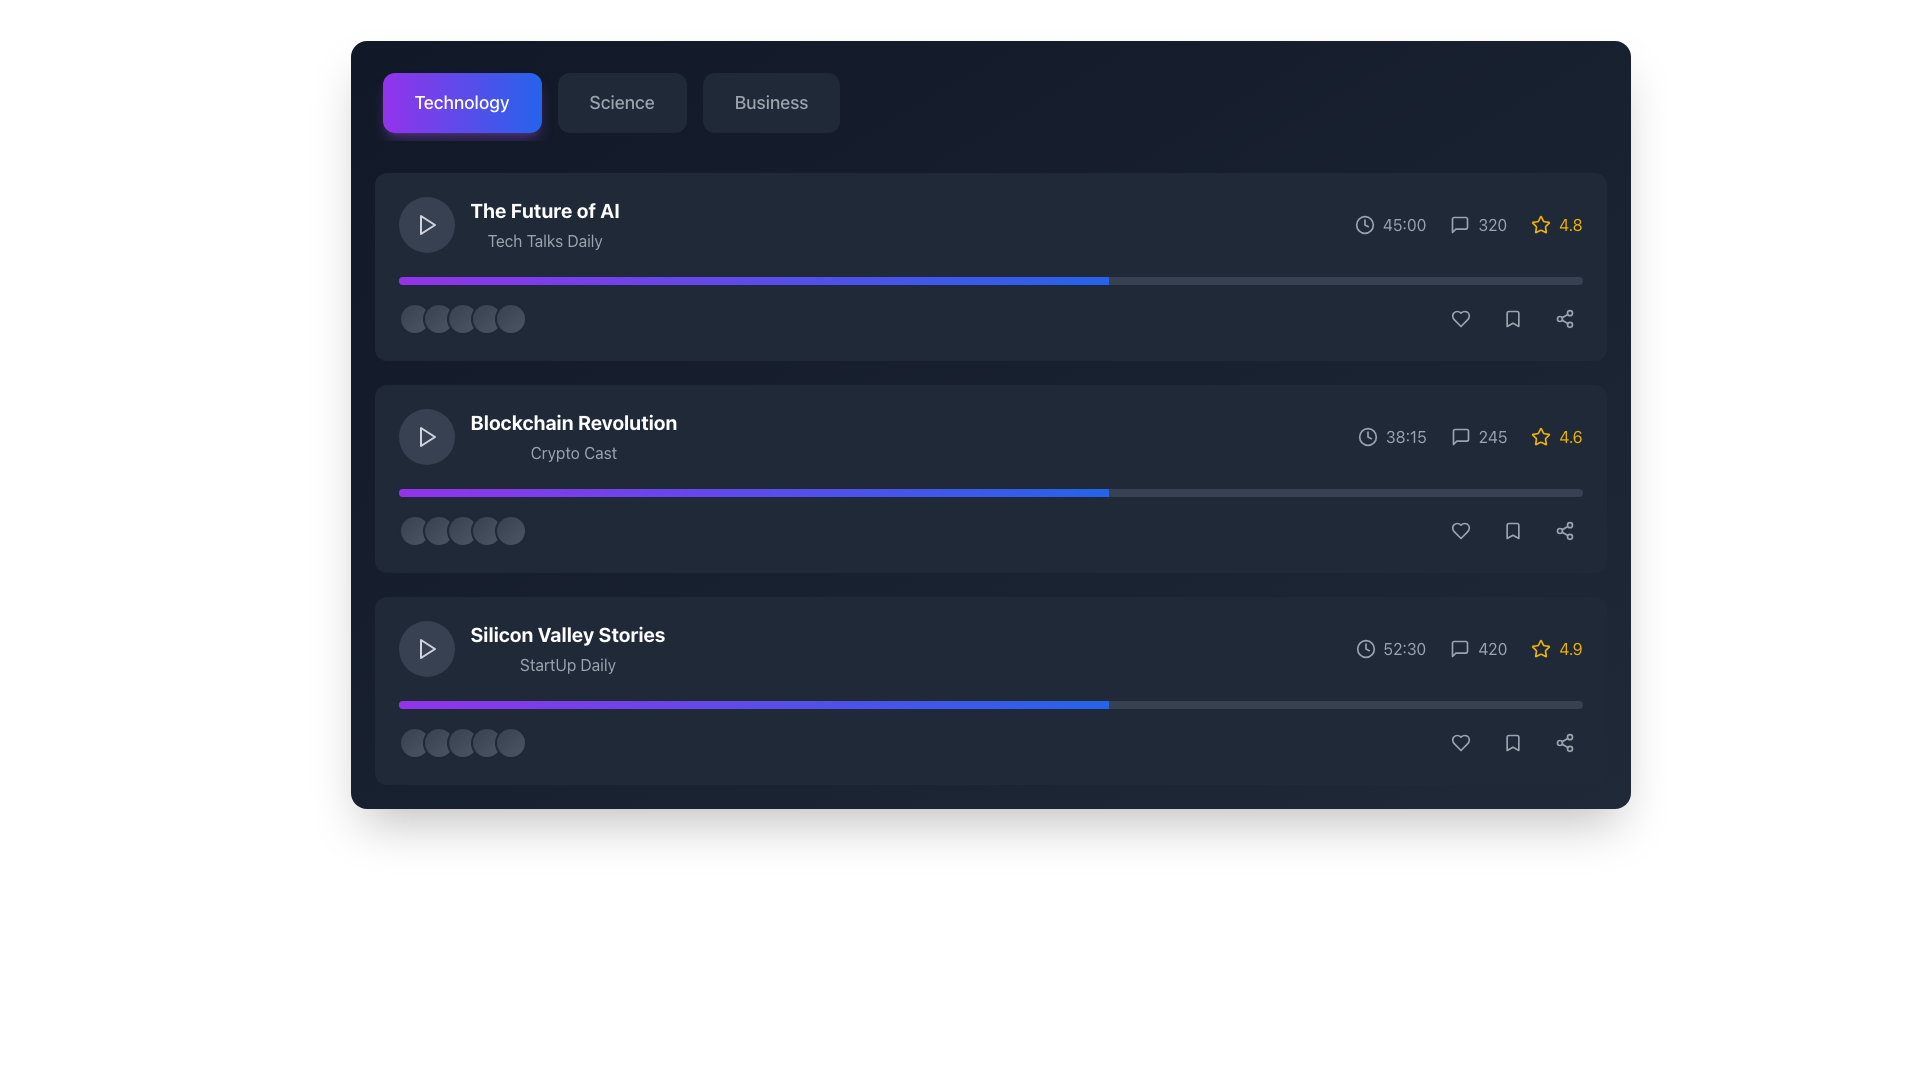 This screenshot has height=1080, width=1920. What do you see at coordinates (1405, 435) in the screenshot?
I see `text content of the Label/Text Display showing '38:15', positioned in the second row of podcast entries, next to a clock icon` at bounding box center [1405, 435].